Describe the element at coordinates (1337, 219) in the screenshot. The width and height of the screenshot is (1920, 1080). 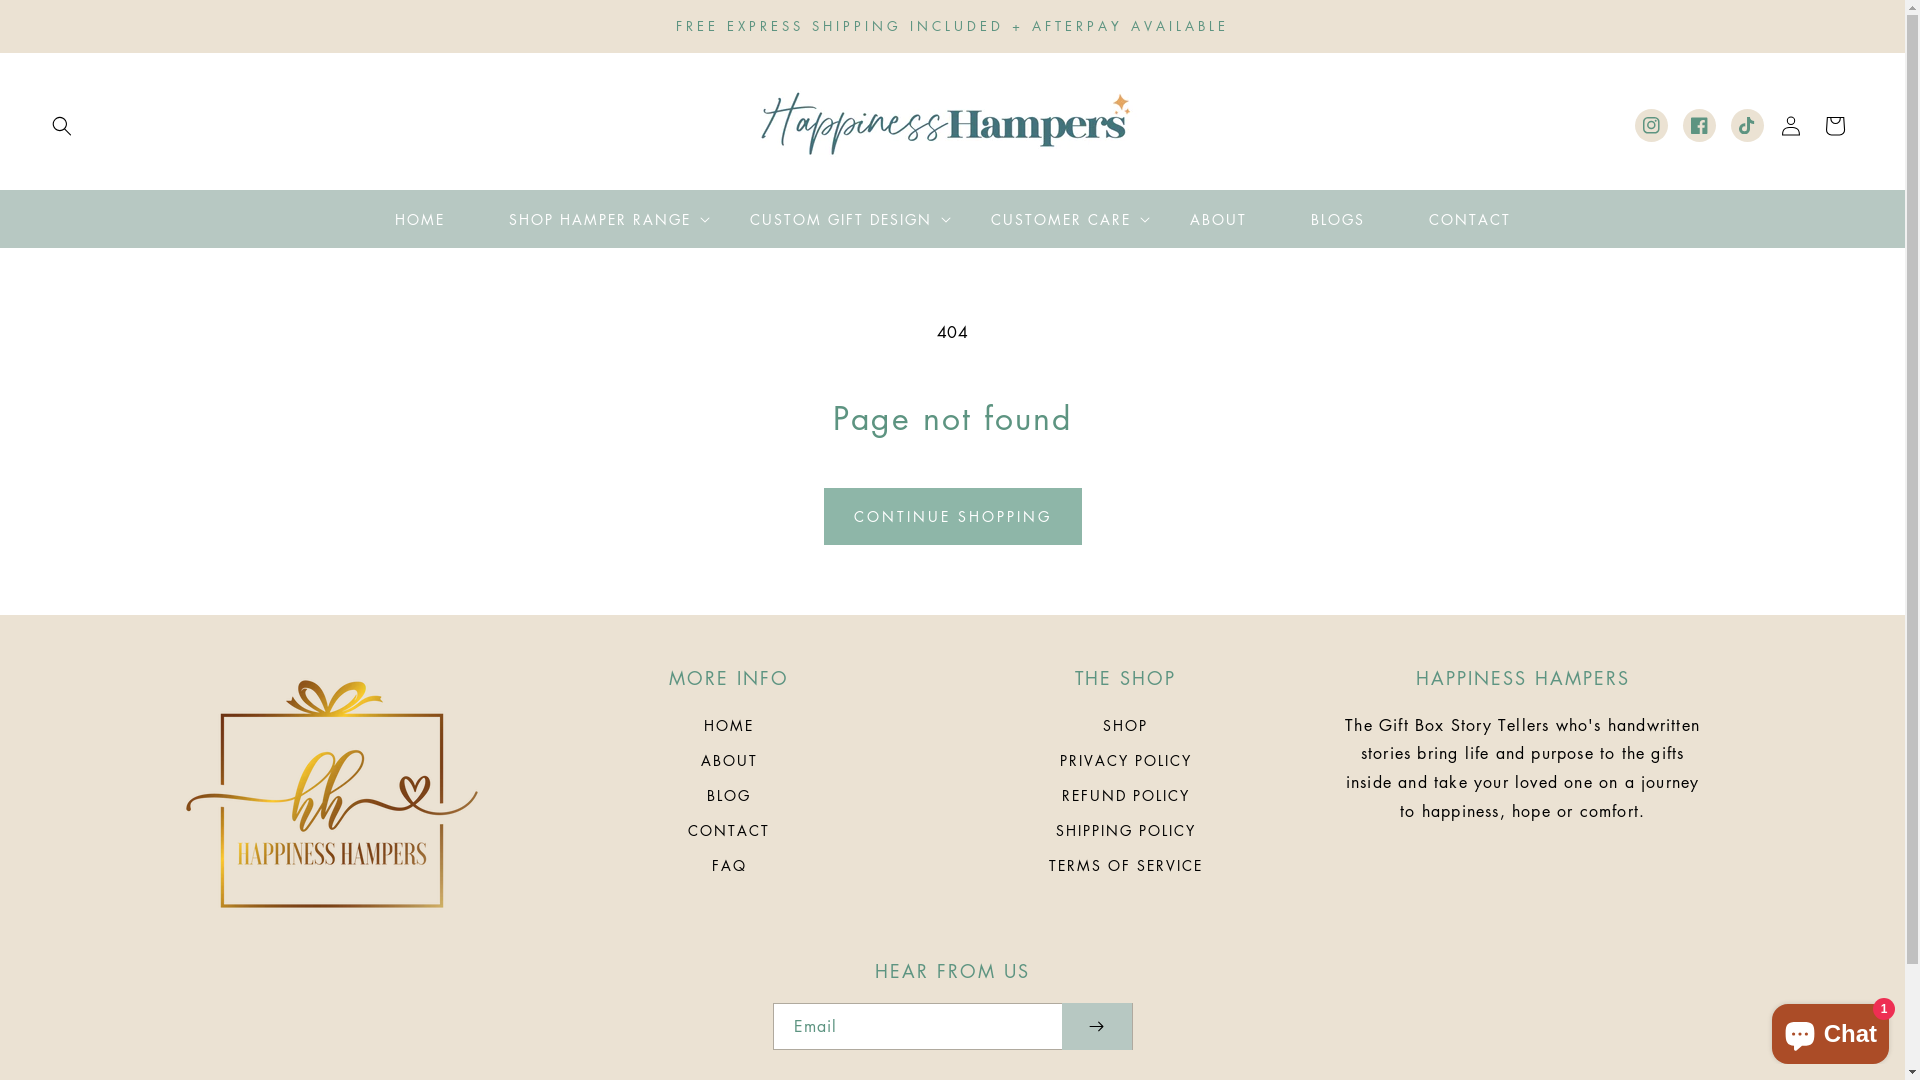
I see `'BLOGS'` at that location.